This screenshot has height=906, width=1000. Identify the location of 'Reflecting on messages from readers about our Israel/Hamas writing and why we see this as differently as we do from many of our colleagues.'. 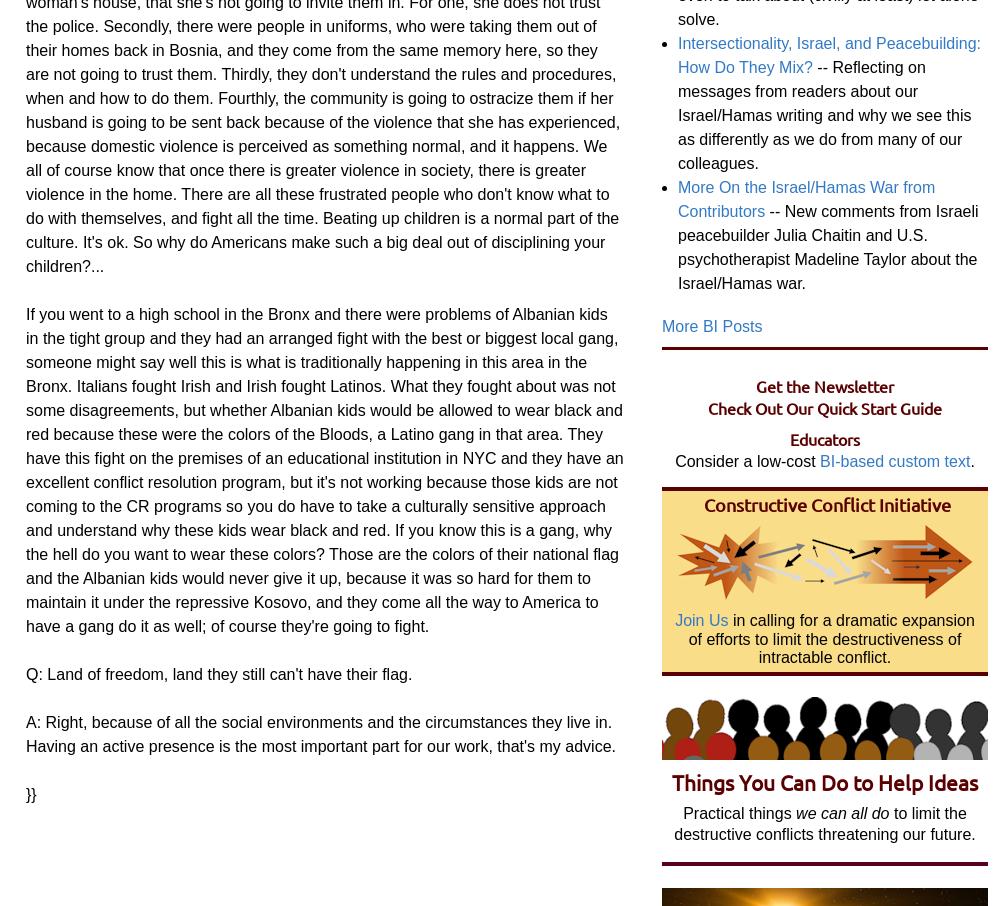
(678, 113).